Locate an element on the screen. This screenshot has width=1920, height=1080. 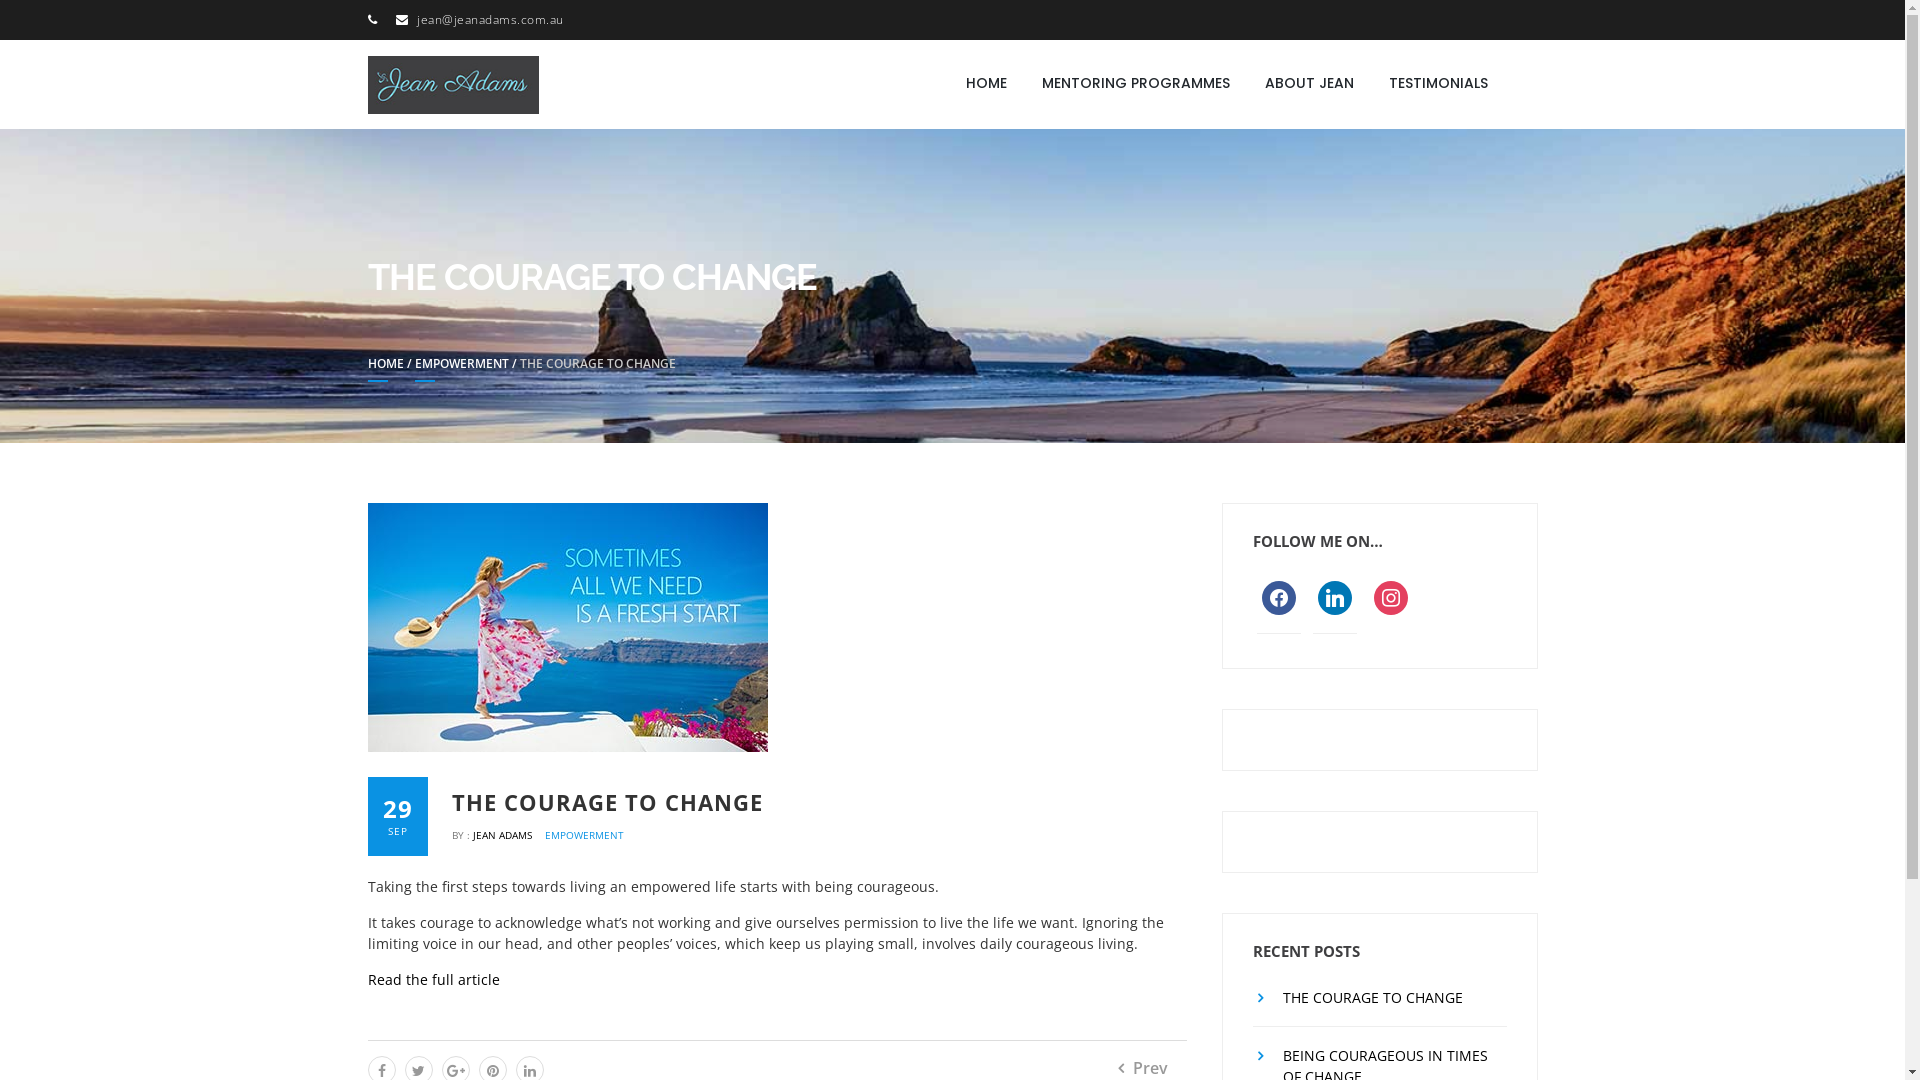
'Read the full article' is located at coordinates (432, 978).